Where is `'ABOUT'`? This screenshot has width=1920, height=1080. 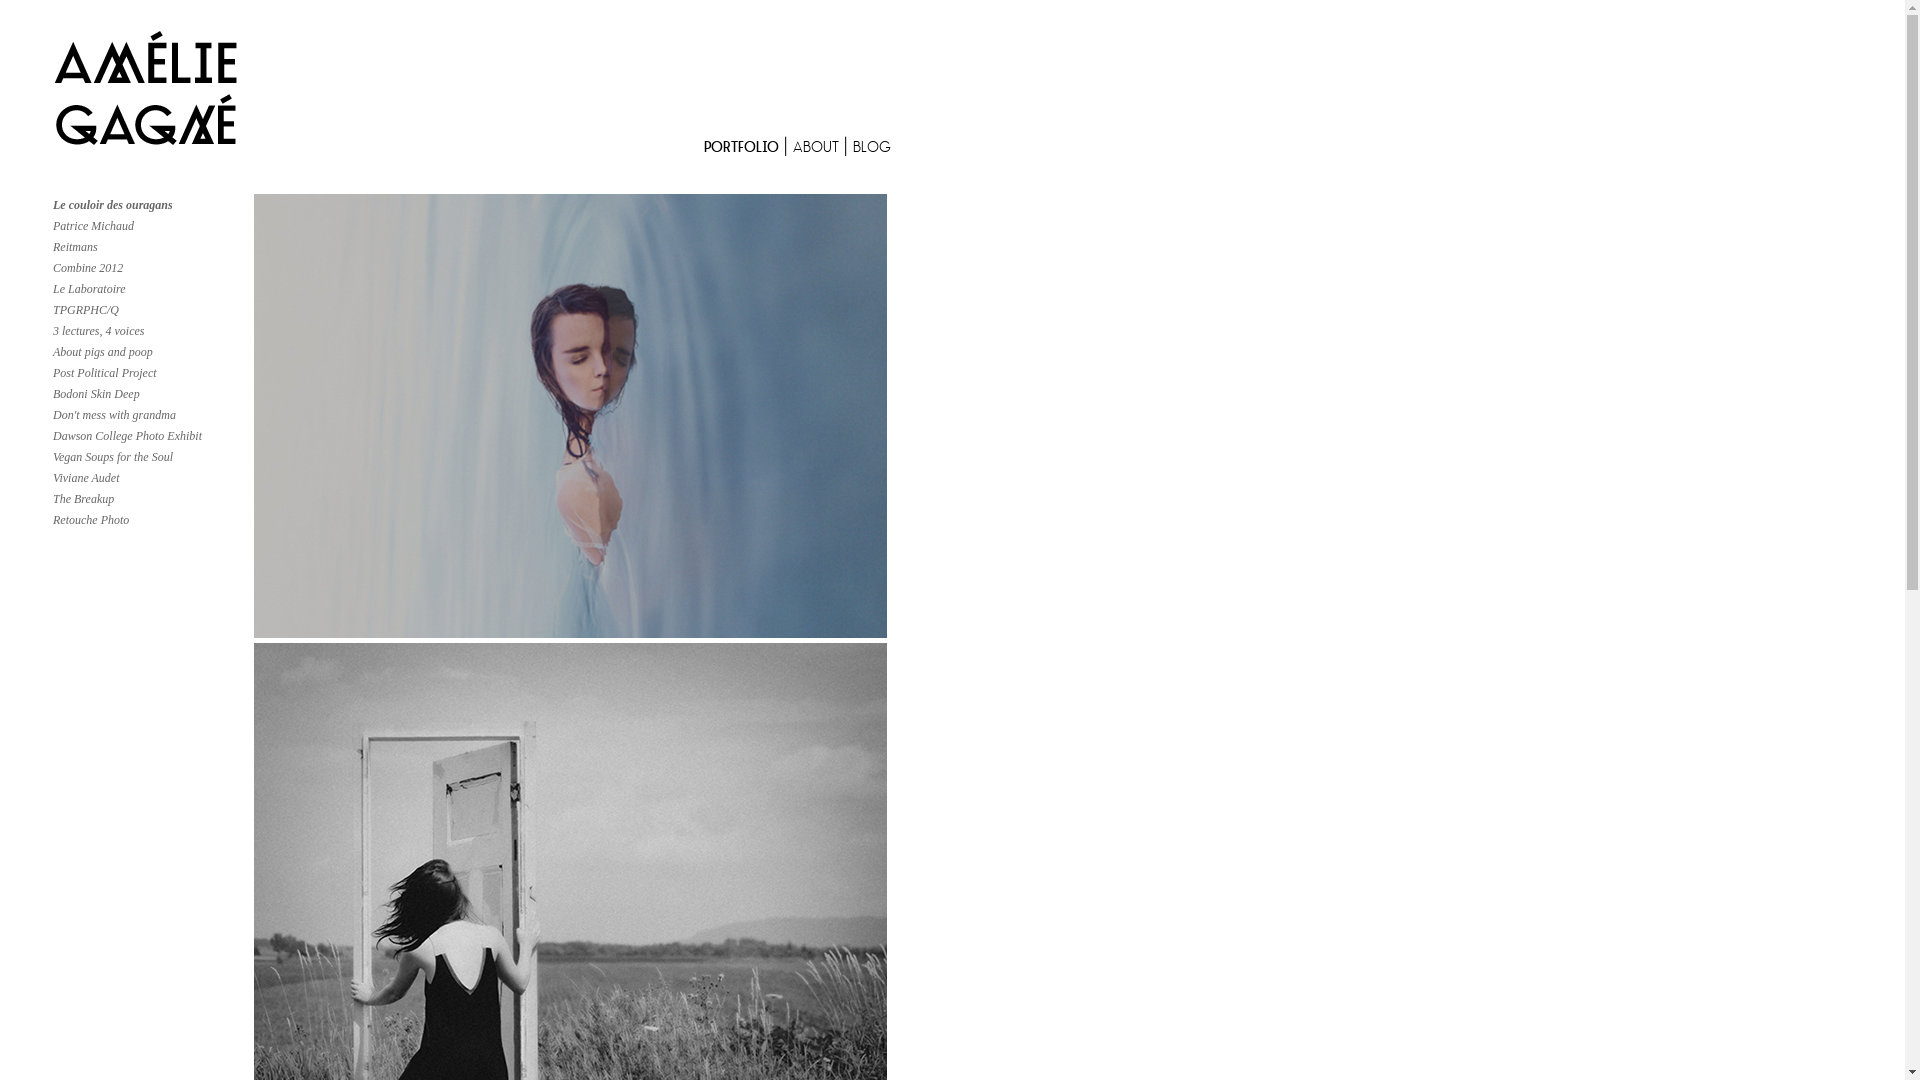 'ABOUT' is located at coordinates (818, 147).